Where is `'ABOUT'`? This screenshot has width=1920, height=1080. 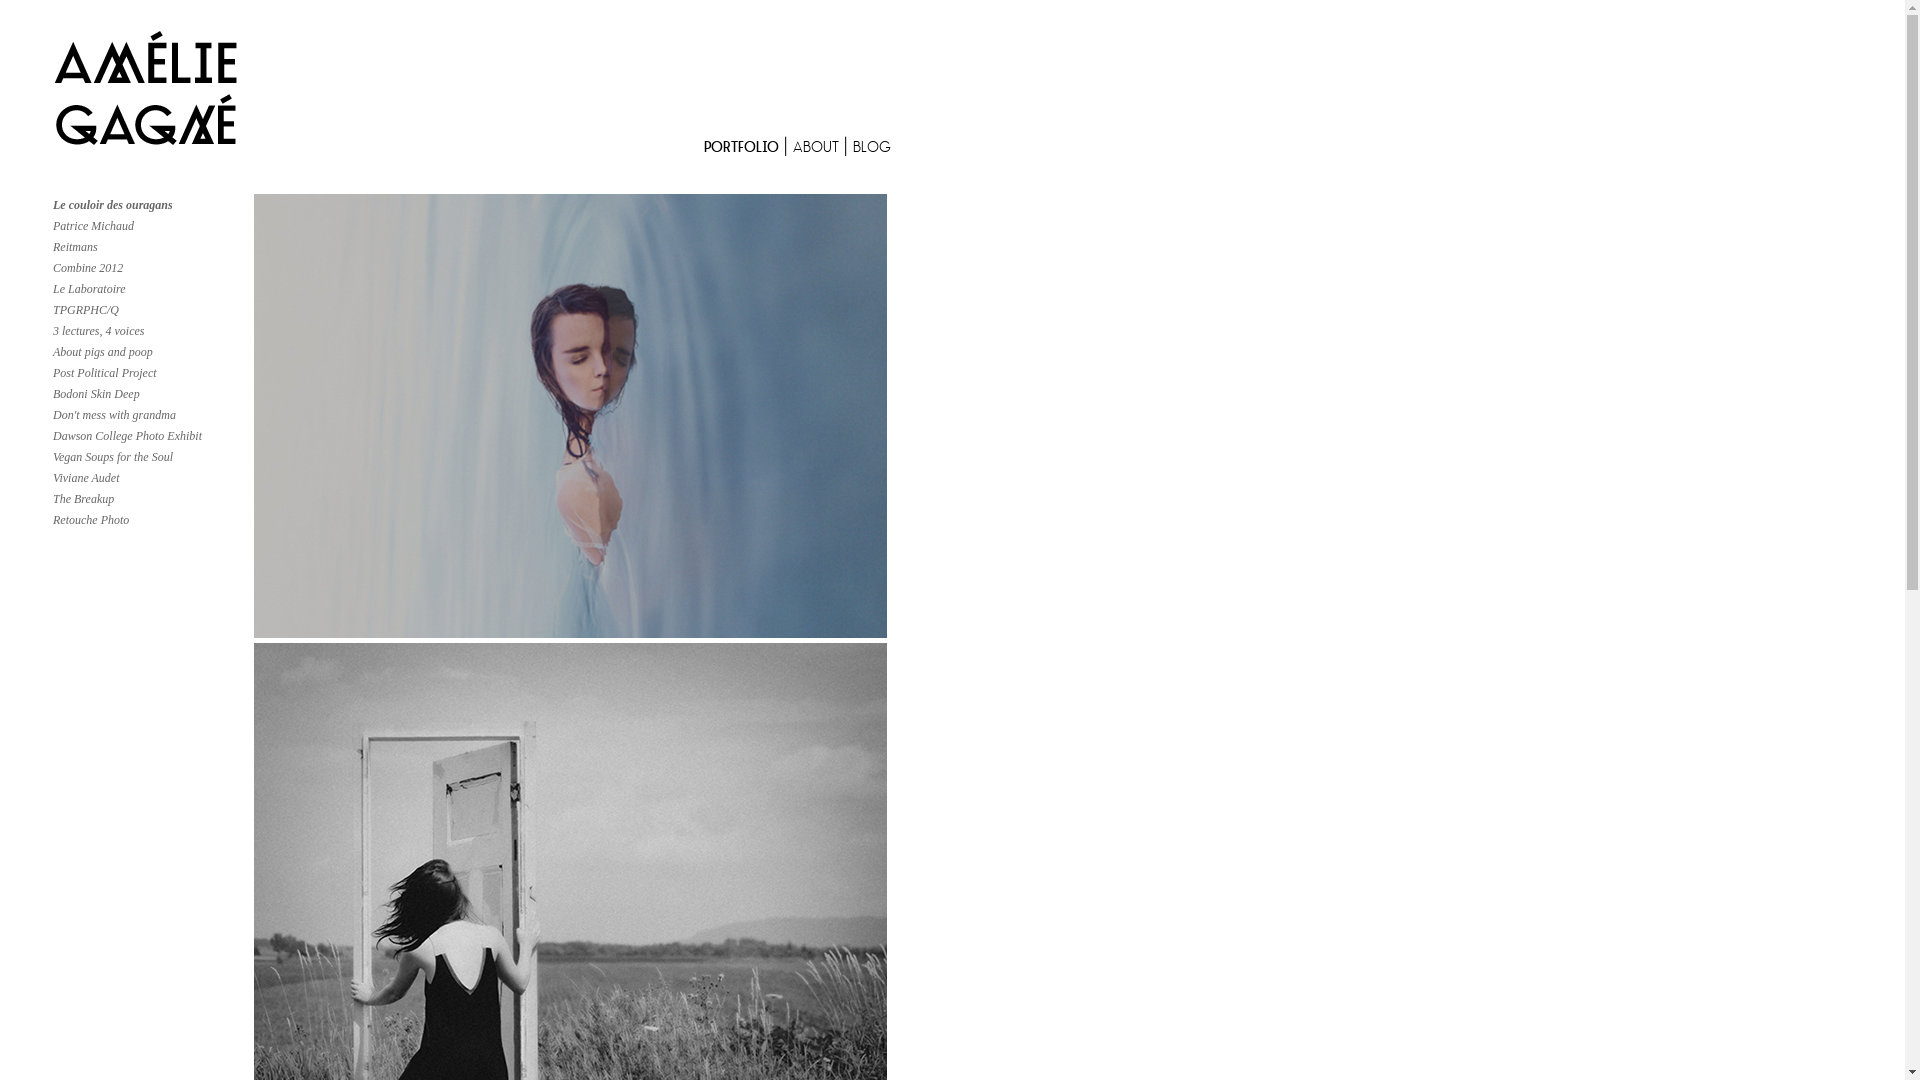 'ABOUT' is located at coordinates (818, 147).